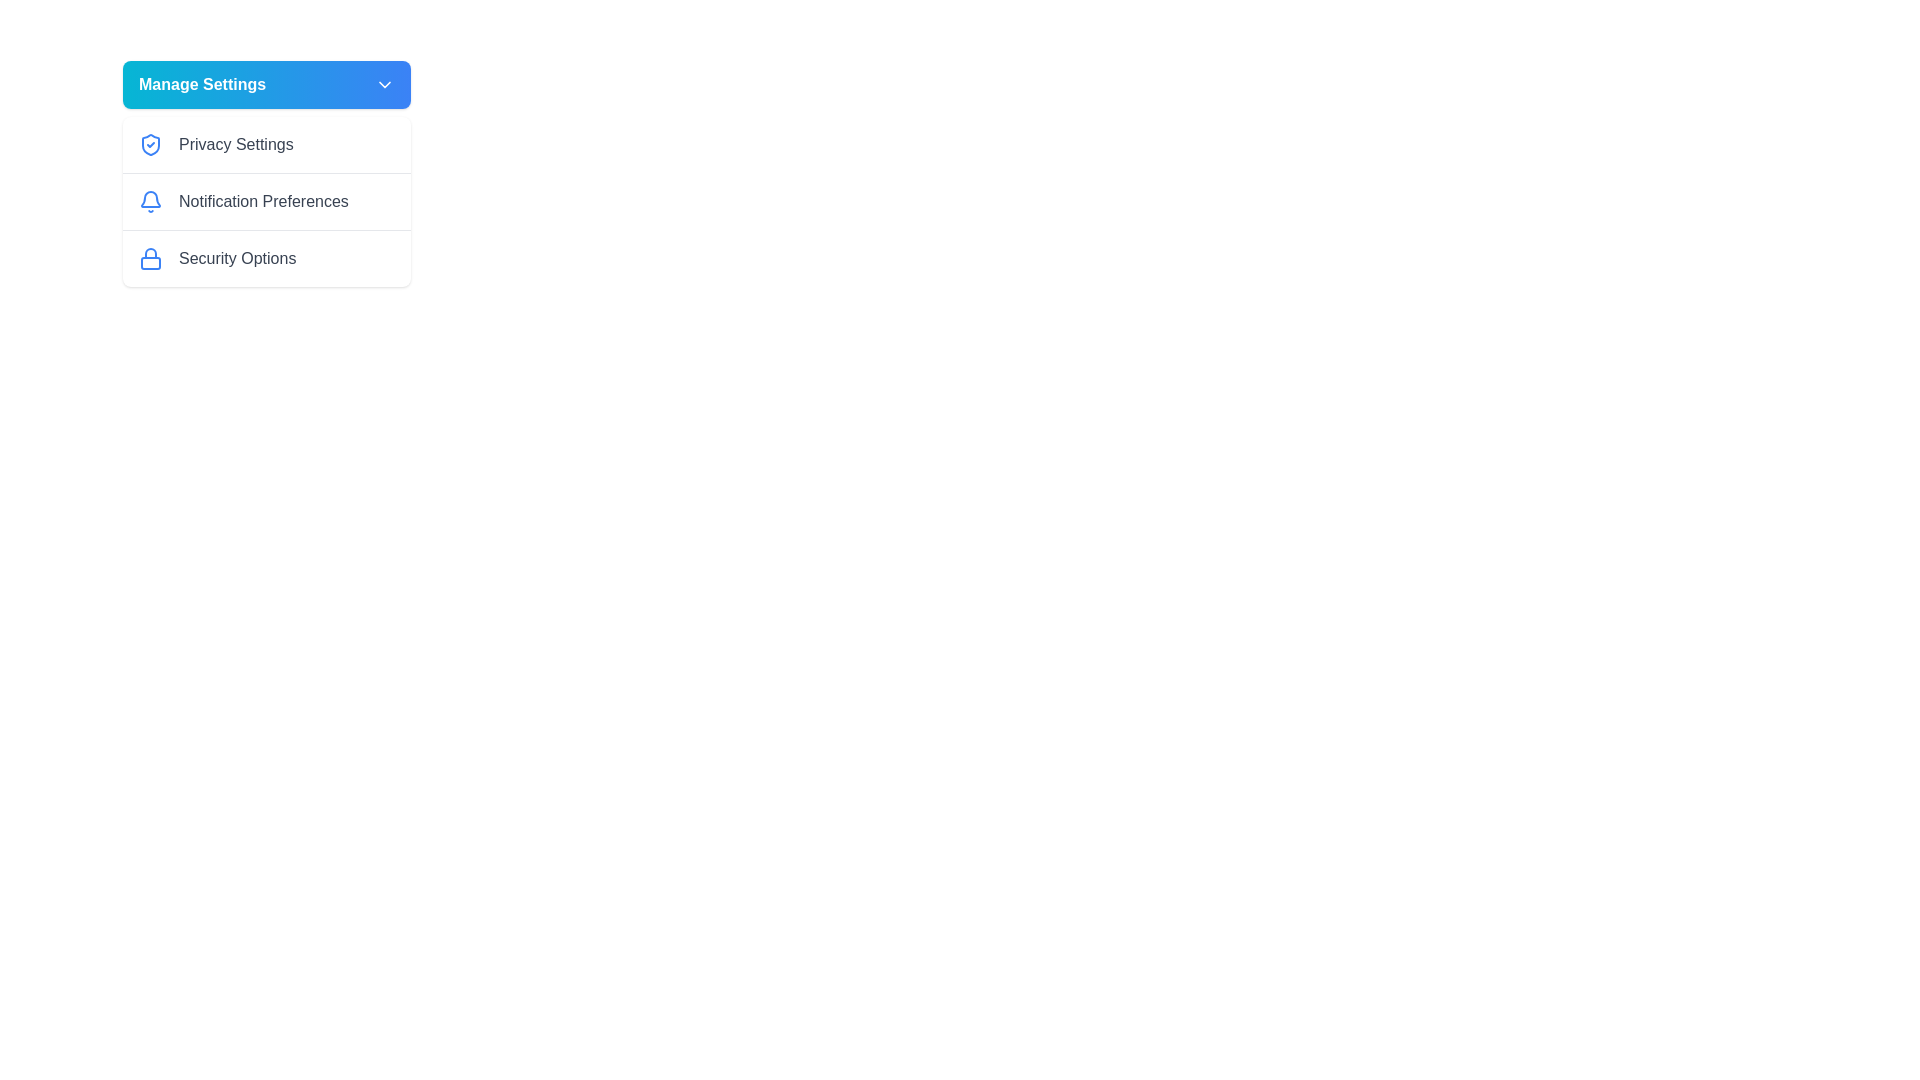 The image size is (1920, 1080). Describe the element at coordinates (266, 144) in the screenshot. I see `the first button or link` at that location.